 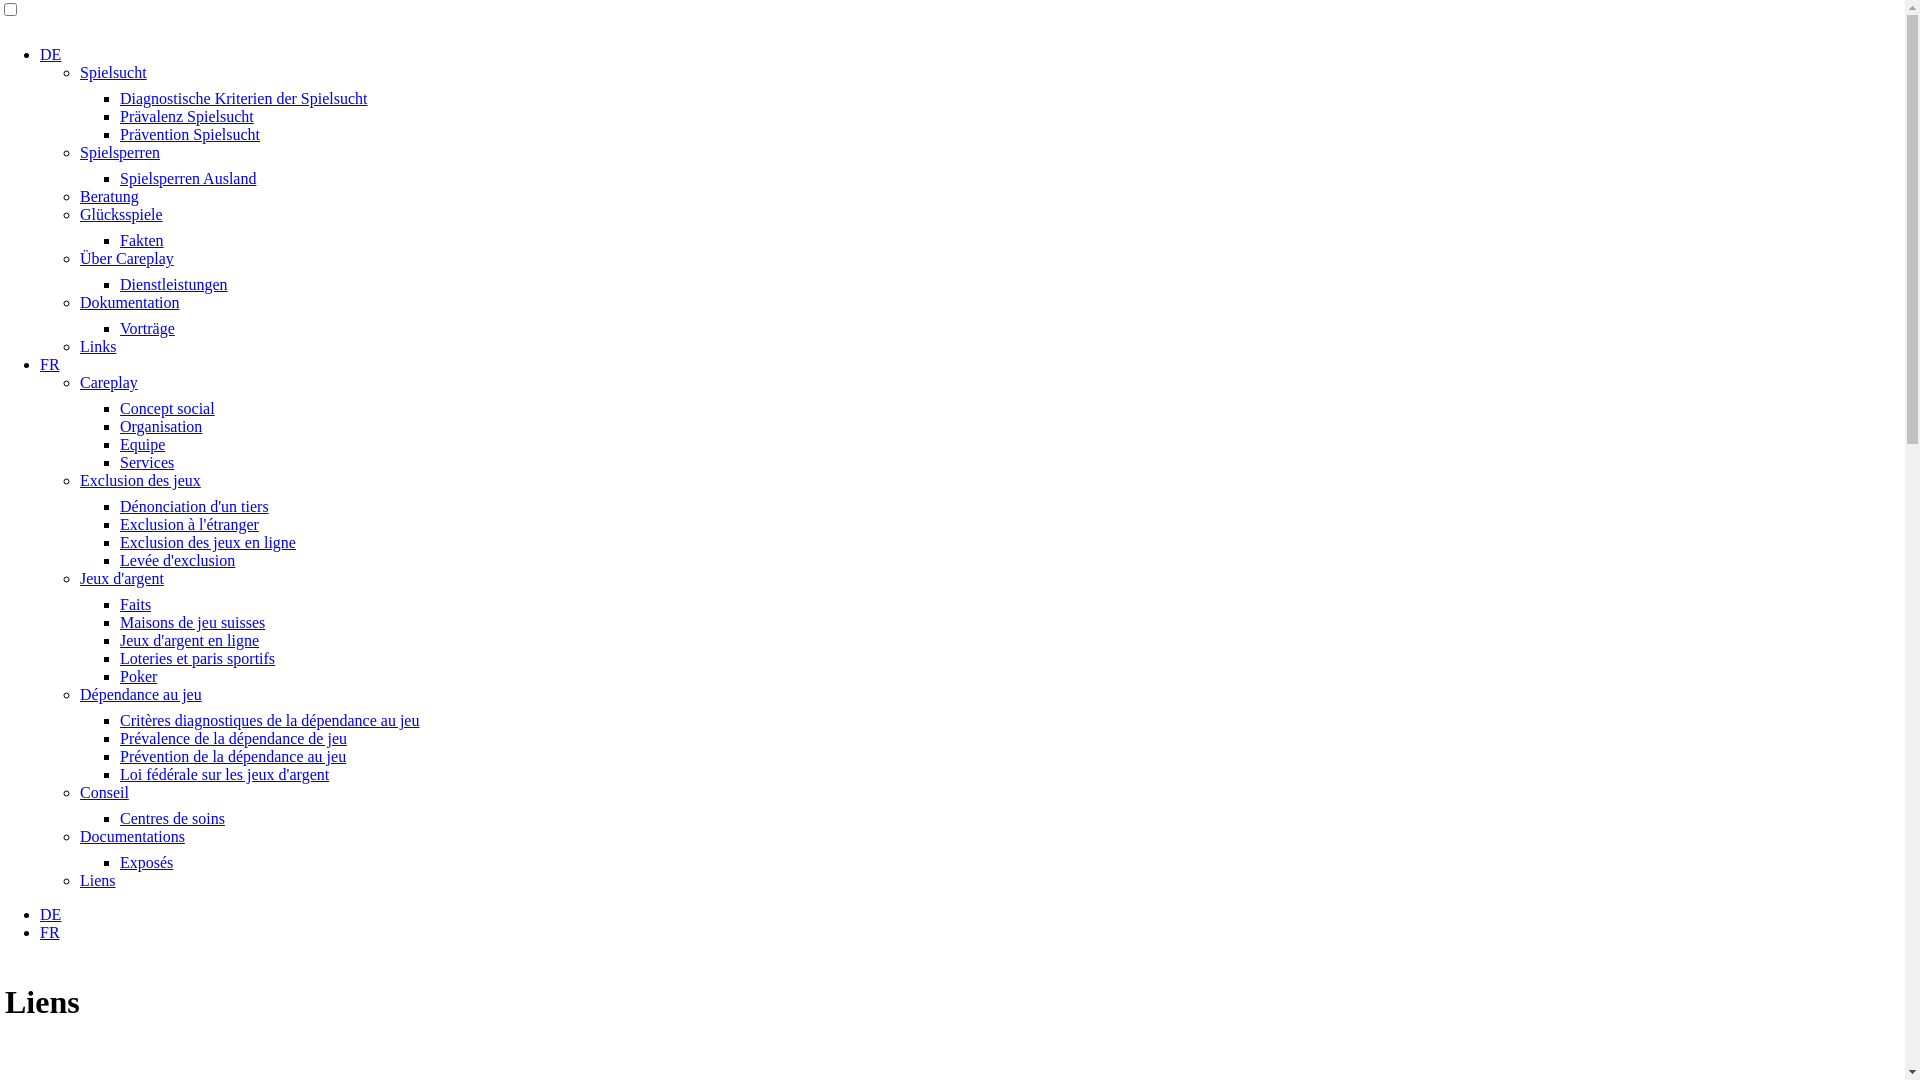 What do you see at coordinates (141, 443) in the screenshot?
I see `'Equipe'` at bounding box center [141, 443].